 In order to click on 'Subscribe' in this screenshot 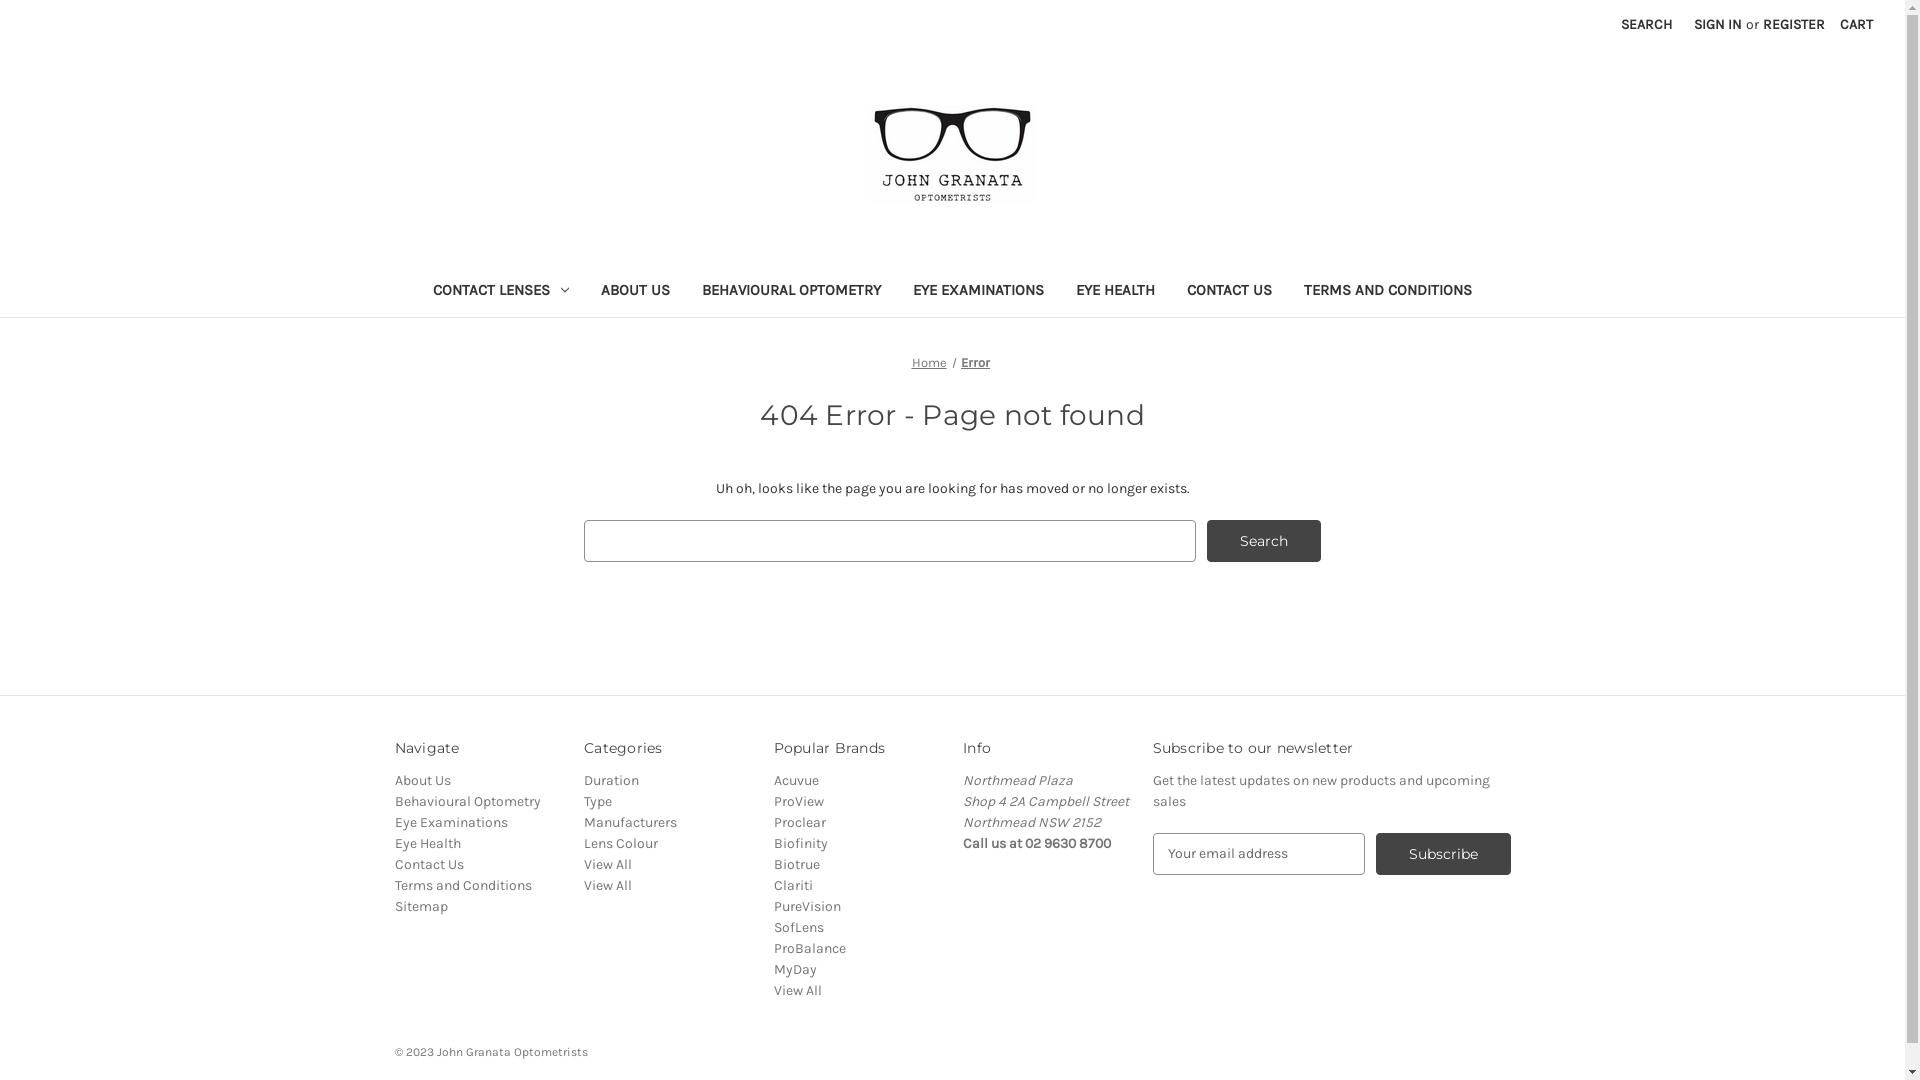, I will do `click(1375, 853)`.